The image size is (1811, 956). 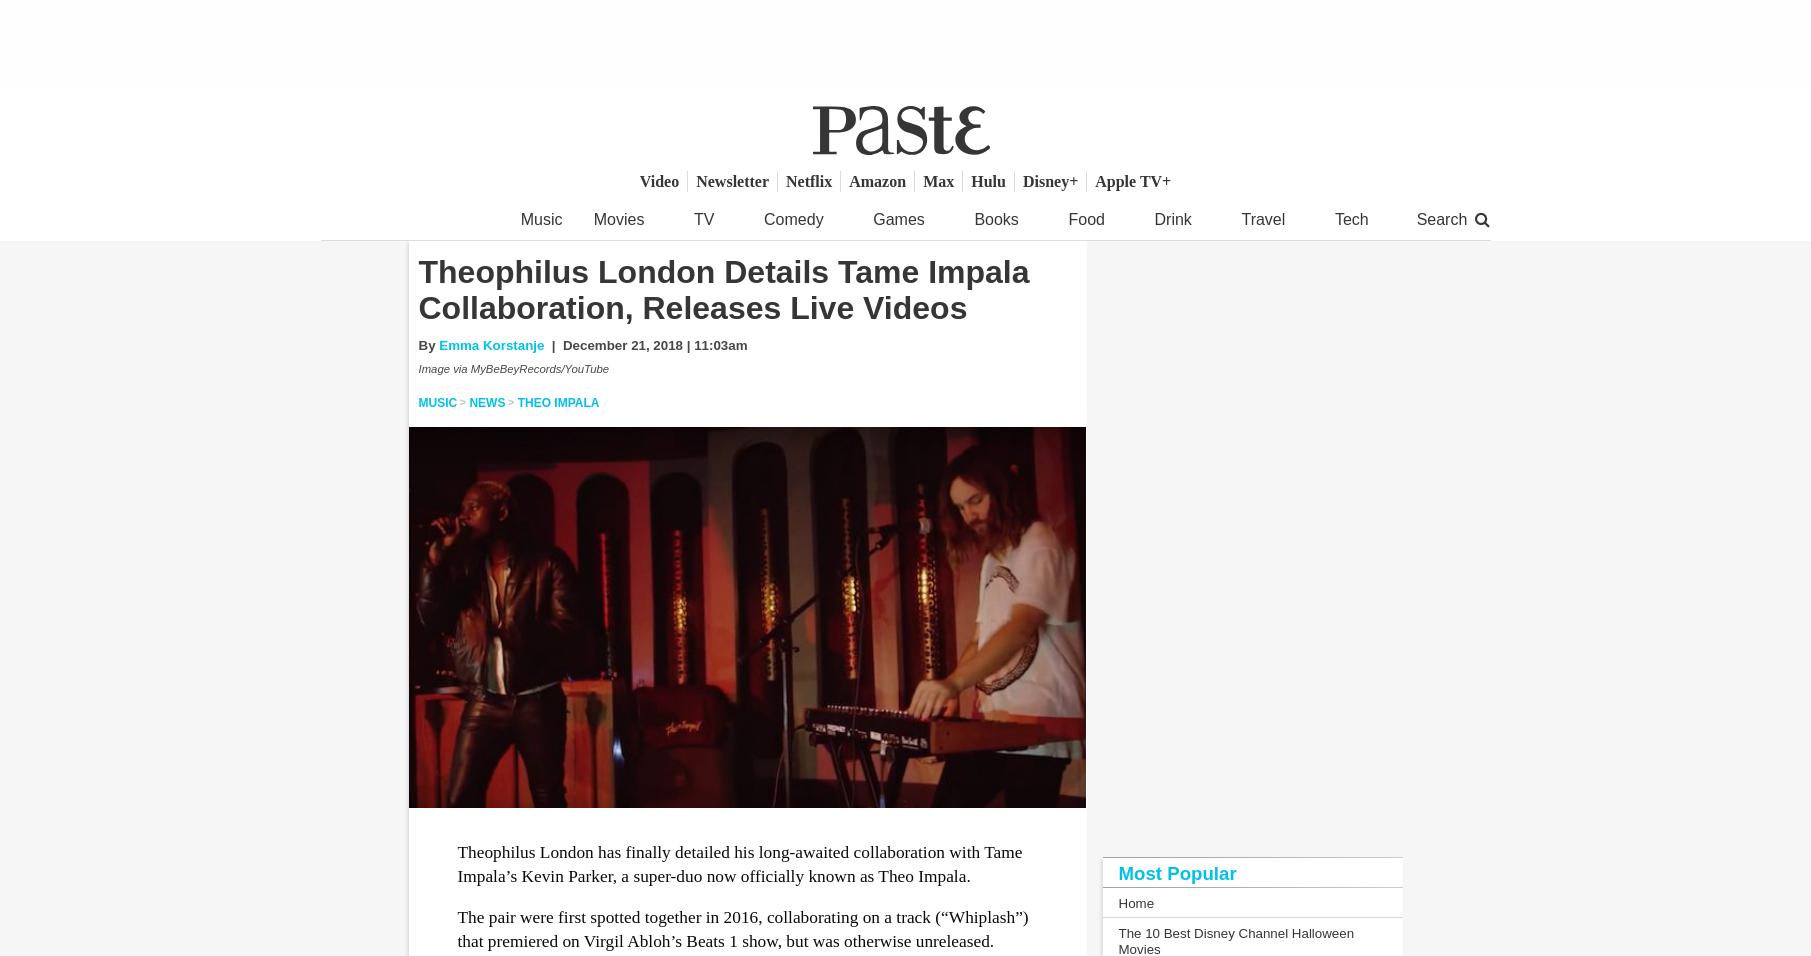 I want to click on 'Travel', so click(x=1241, y=219).